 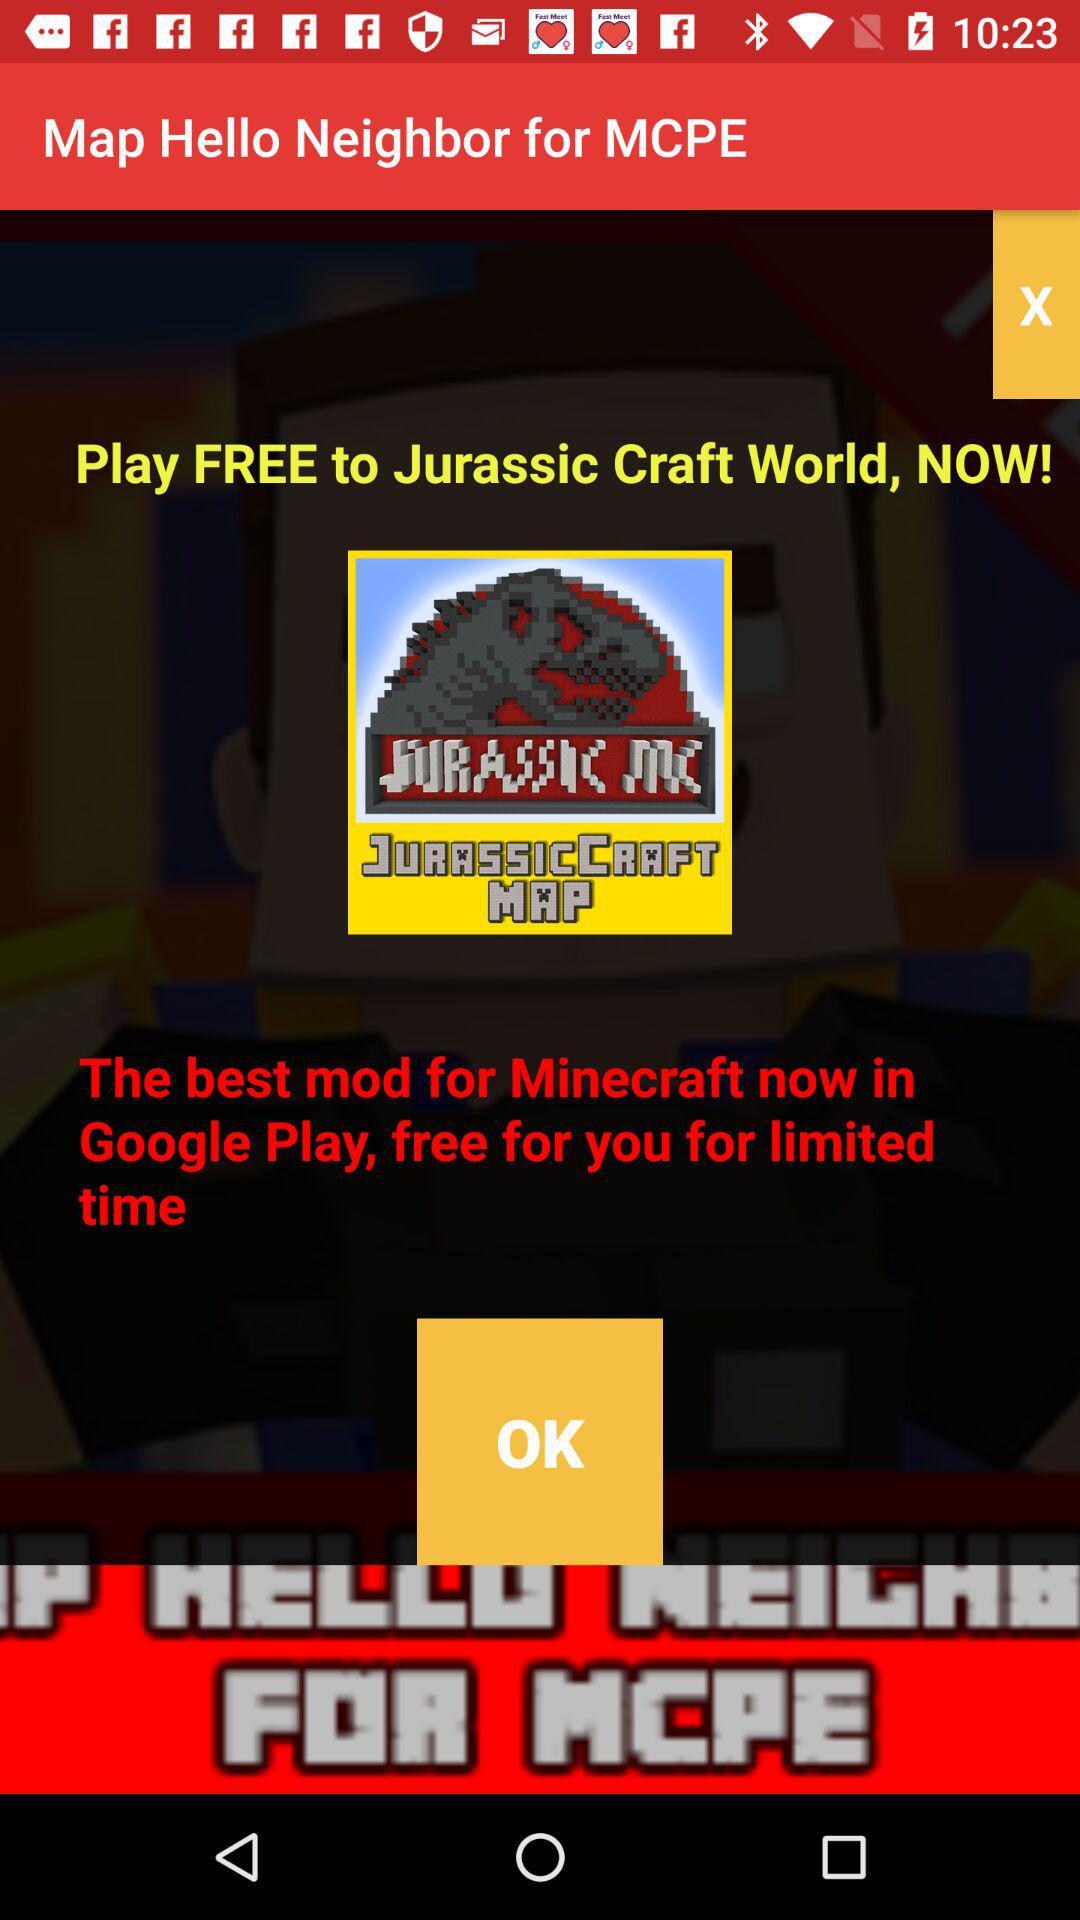 What do you see at coordinates (540, 1441) in the screenshot?
I see `ok` at bounding box center [540, 1441].